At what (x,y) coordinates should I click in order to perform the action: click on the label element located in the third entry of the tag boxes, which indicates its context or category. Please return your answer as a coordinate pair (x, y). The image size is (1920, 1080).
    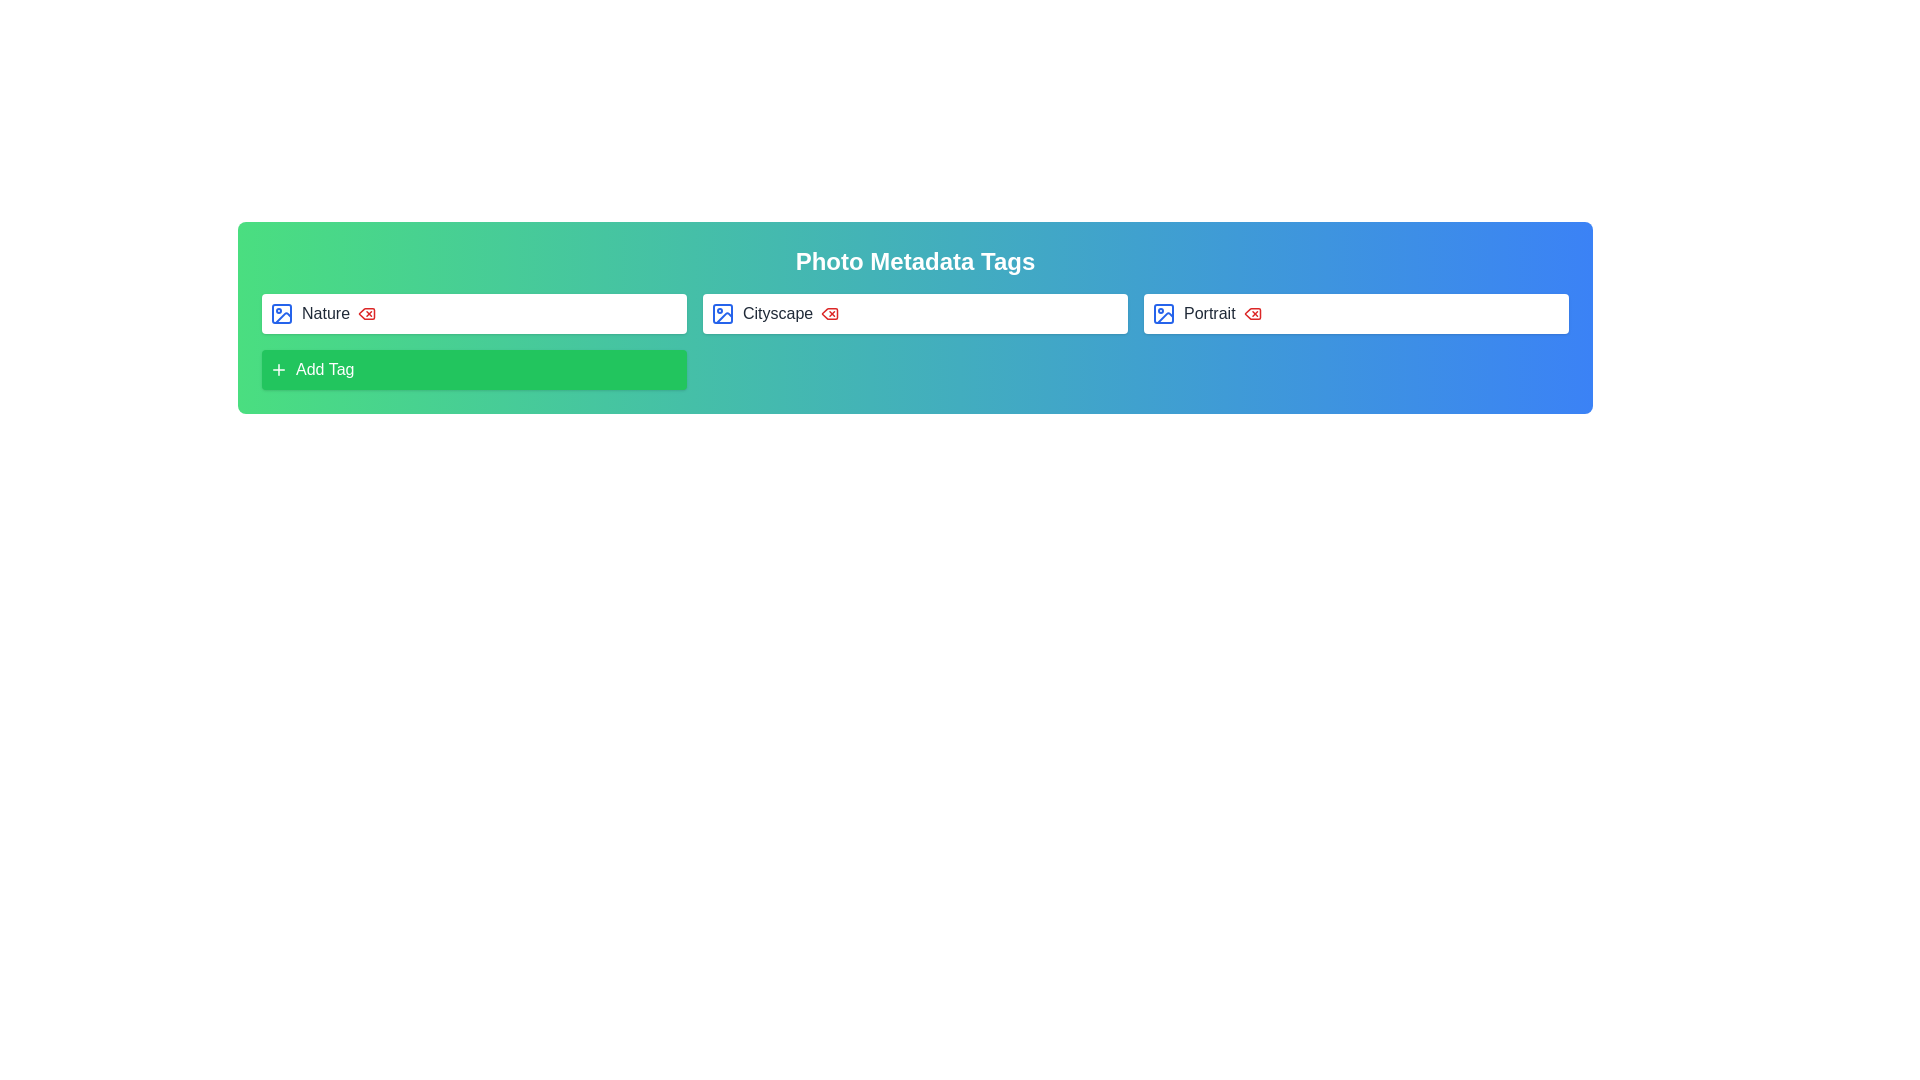
    Looking at the image, I should click on (1208, 313).